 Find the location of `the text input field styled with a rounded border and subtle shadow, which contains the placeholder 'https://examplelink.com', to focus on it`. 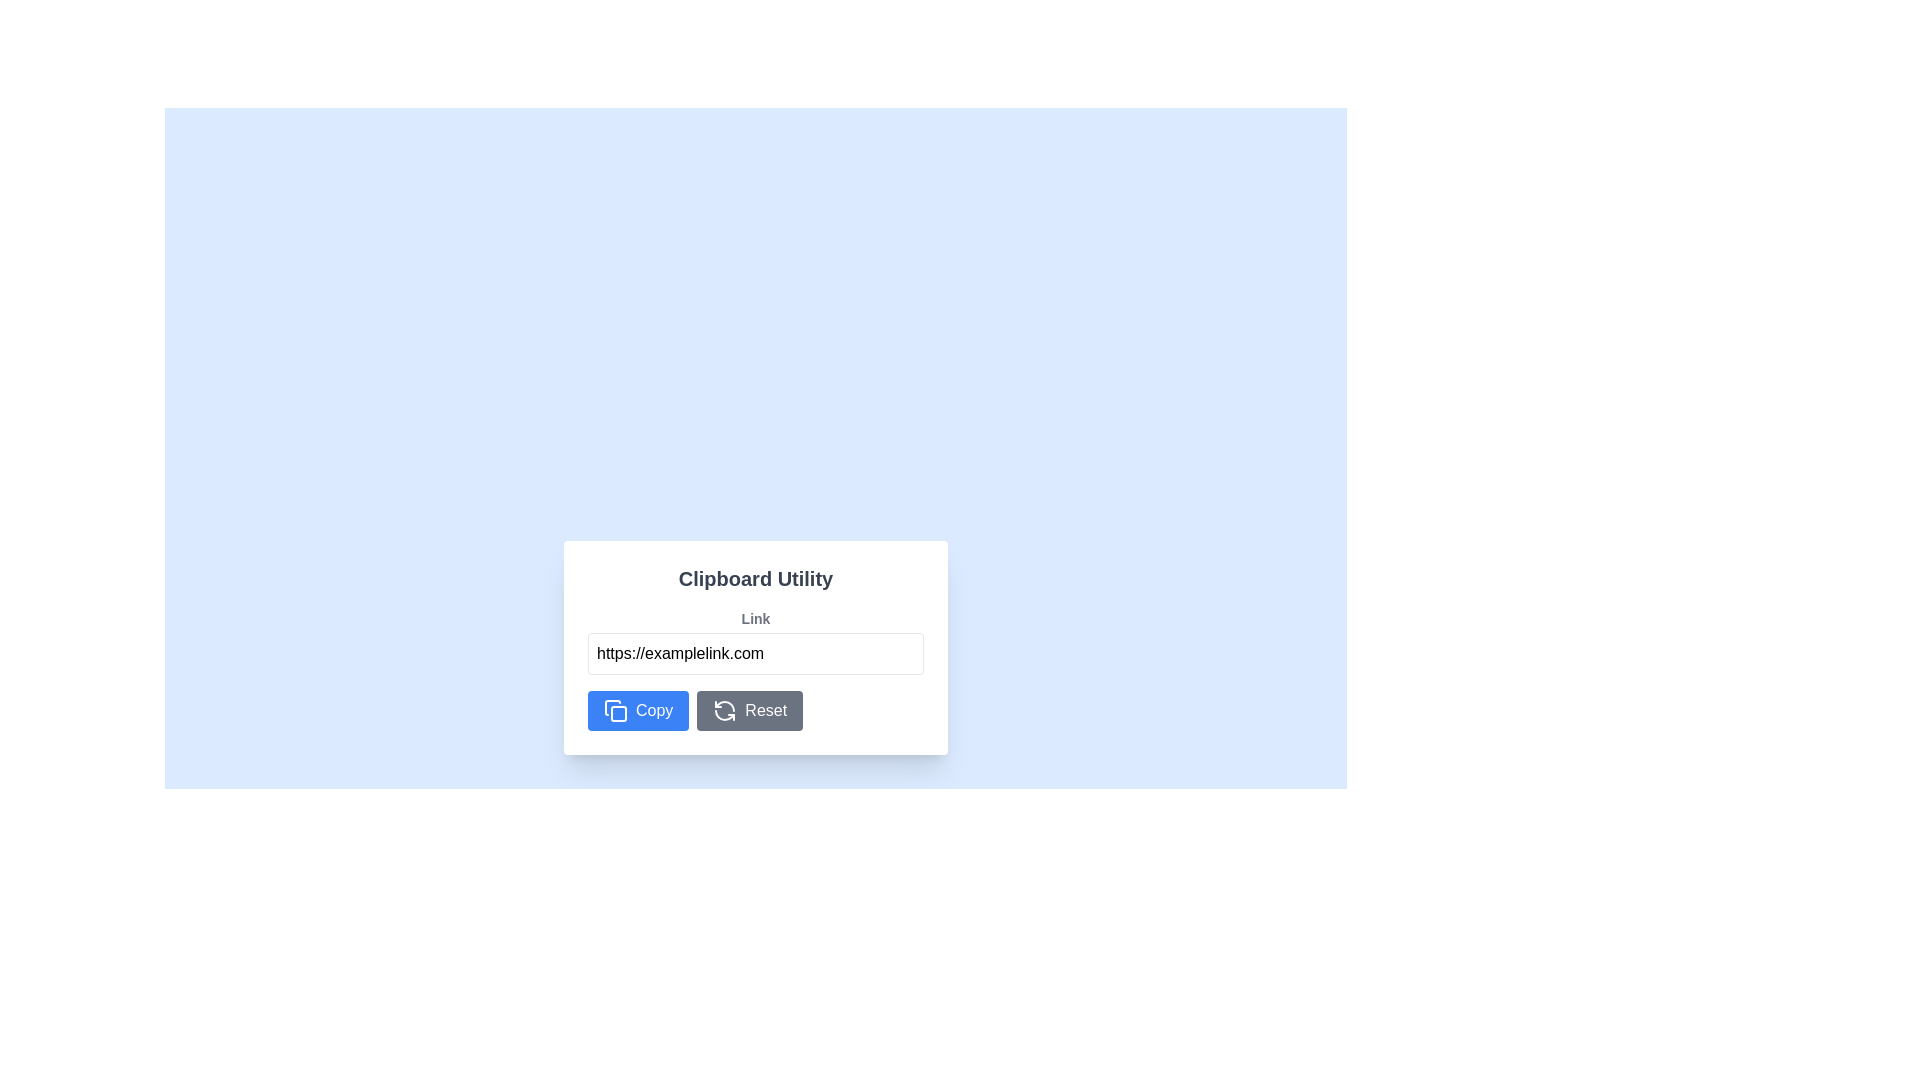

the text input field styled with a rounded border and subtle shadow, which contains the placeholder 'https://examplelink.com', to focus on it is located at coordinates (754, 648).